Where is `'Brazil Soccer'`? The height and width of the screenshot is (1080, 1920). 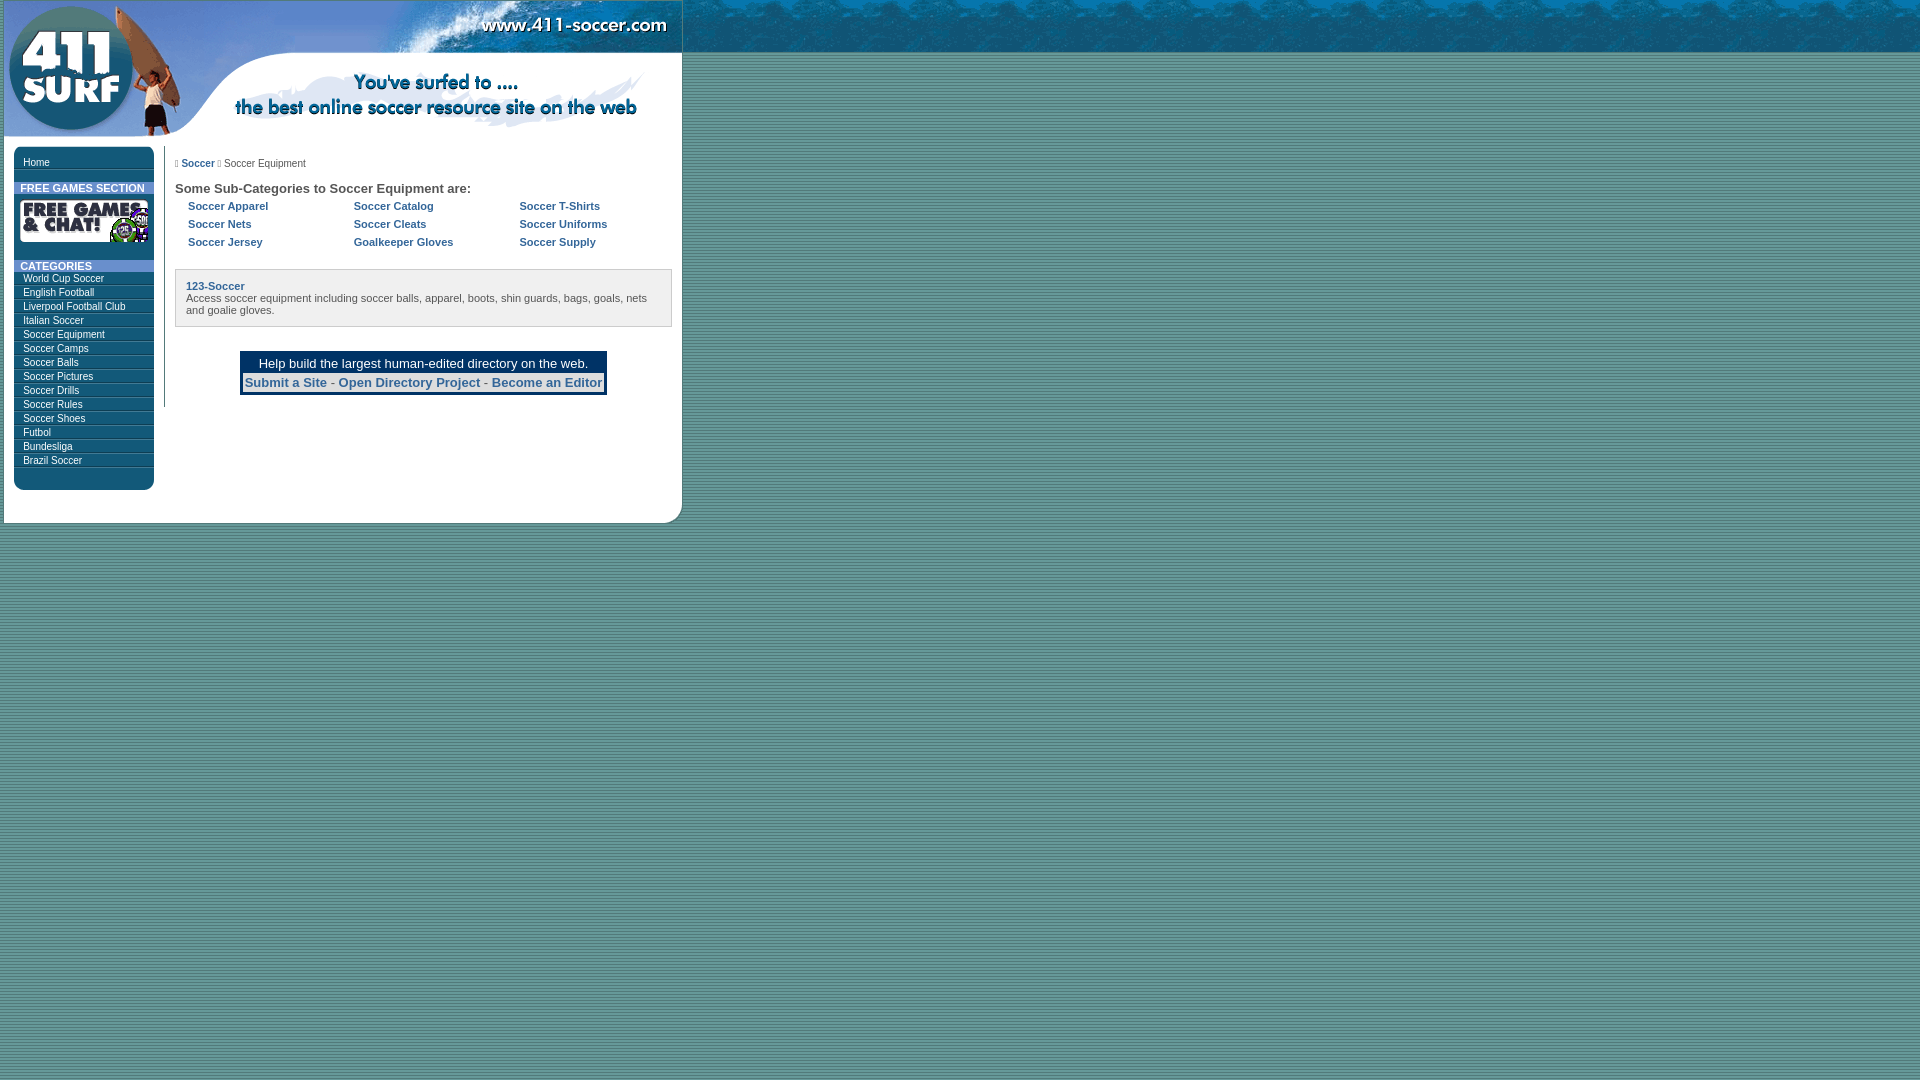 'Brazil Soccer' is located at coordinates (52, 460).